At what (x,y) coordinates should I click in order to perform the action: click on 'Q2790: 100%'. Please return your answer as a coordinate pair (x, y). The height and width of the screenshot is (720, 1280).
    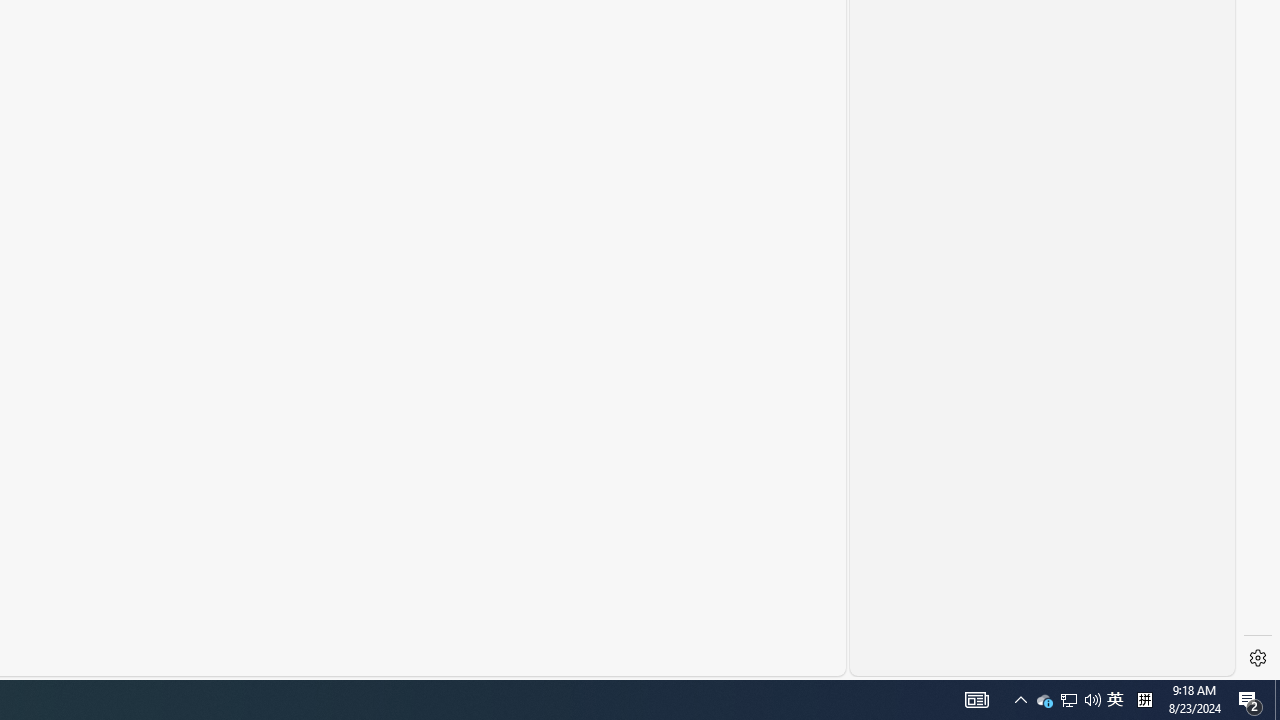
    Looking at the image, I should click on (1092, 698).